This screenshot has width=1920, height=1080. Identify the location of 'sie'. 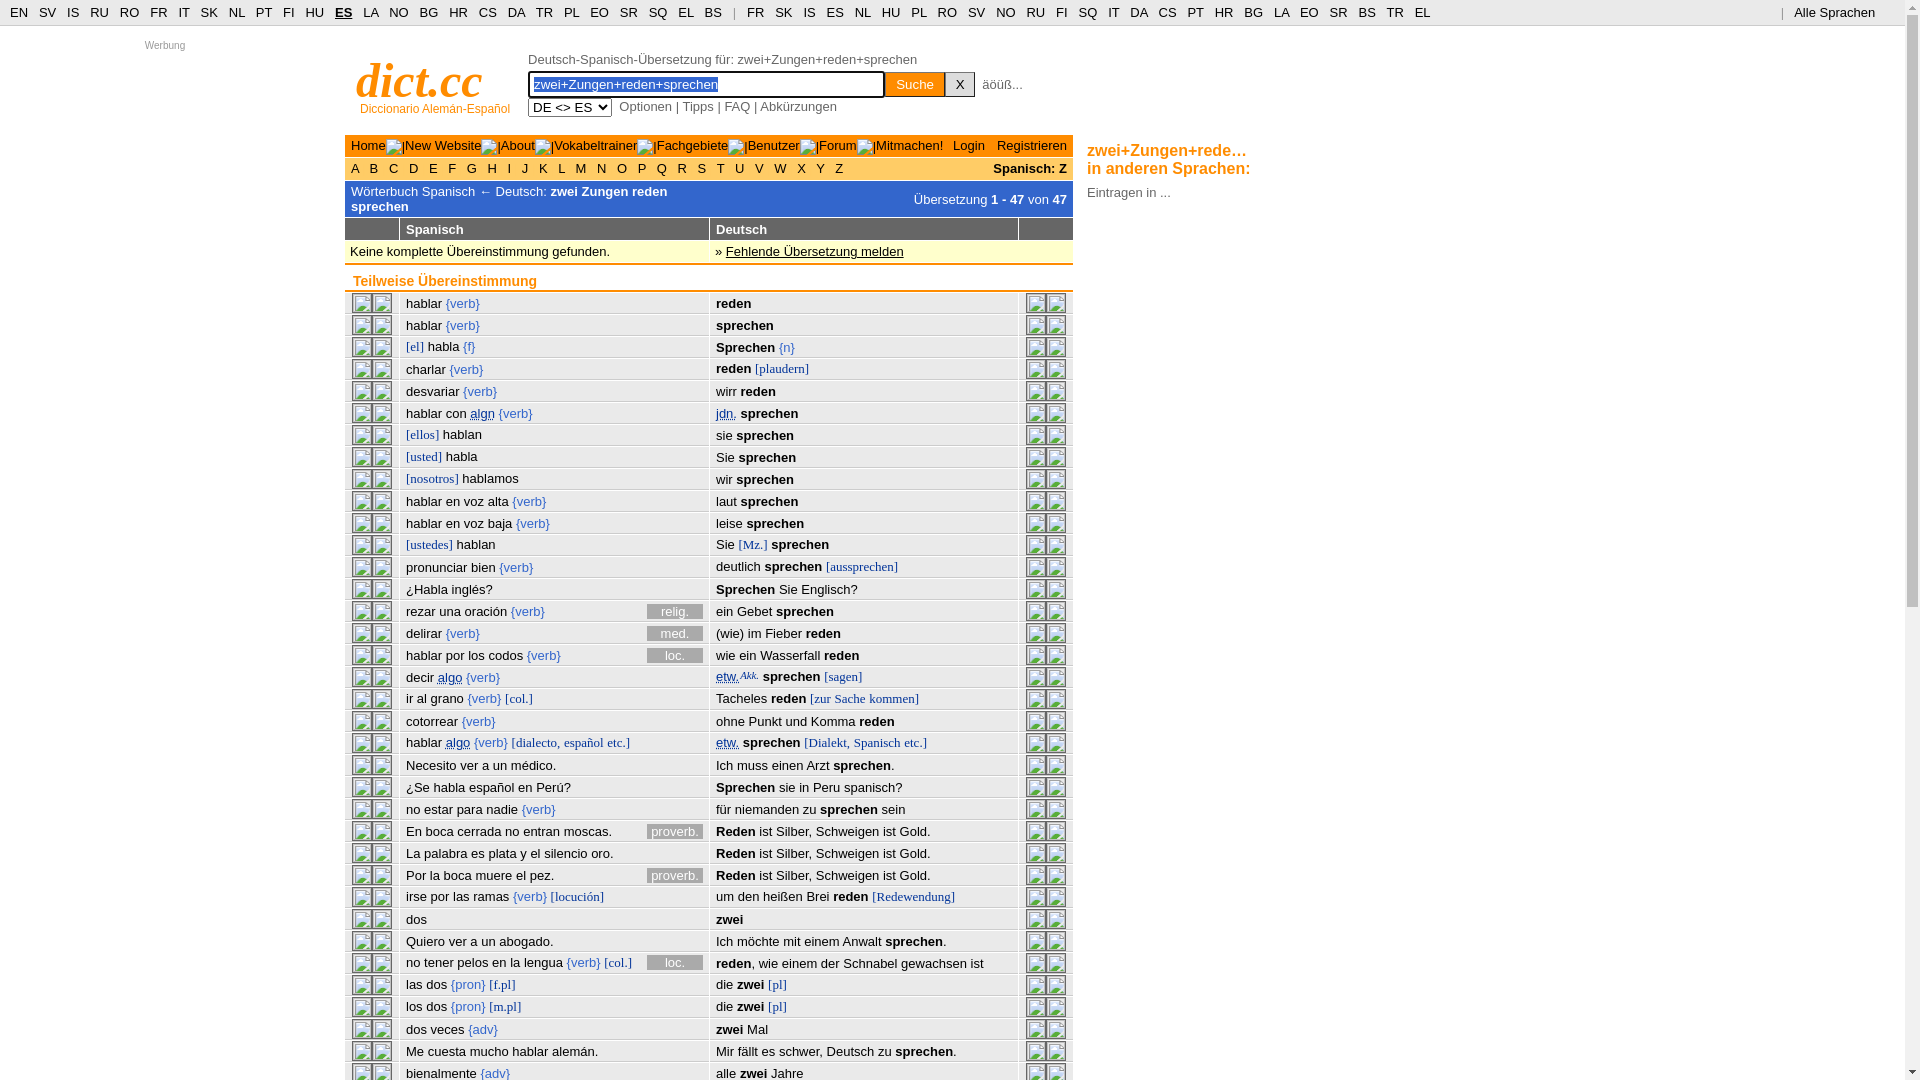
(723, 434).